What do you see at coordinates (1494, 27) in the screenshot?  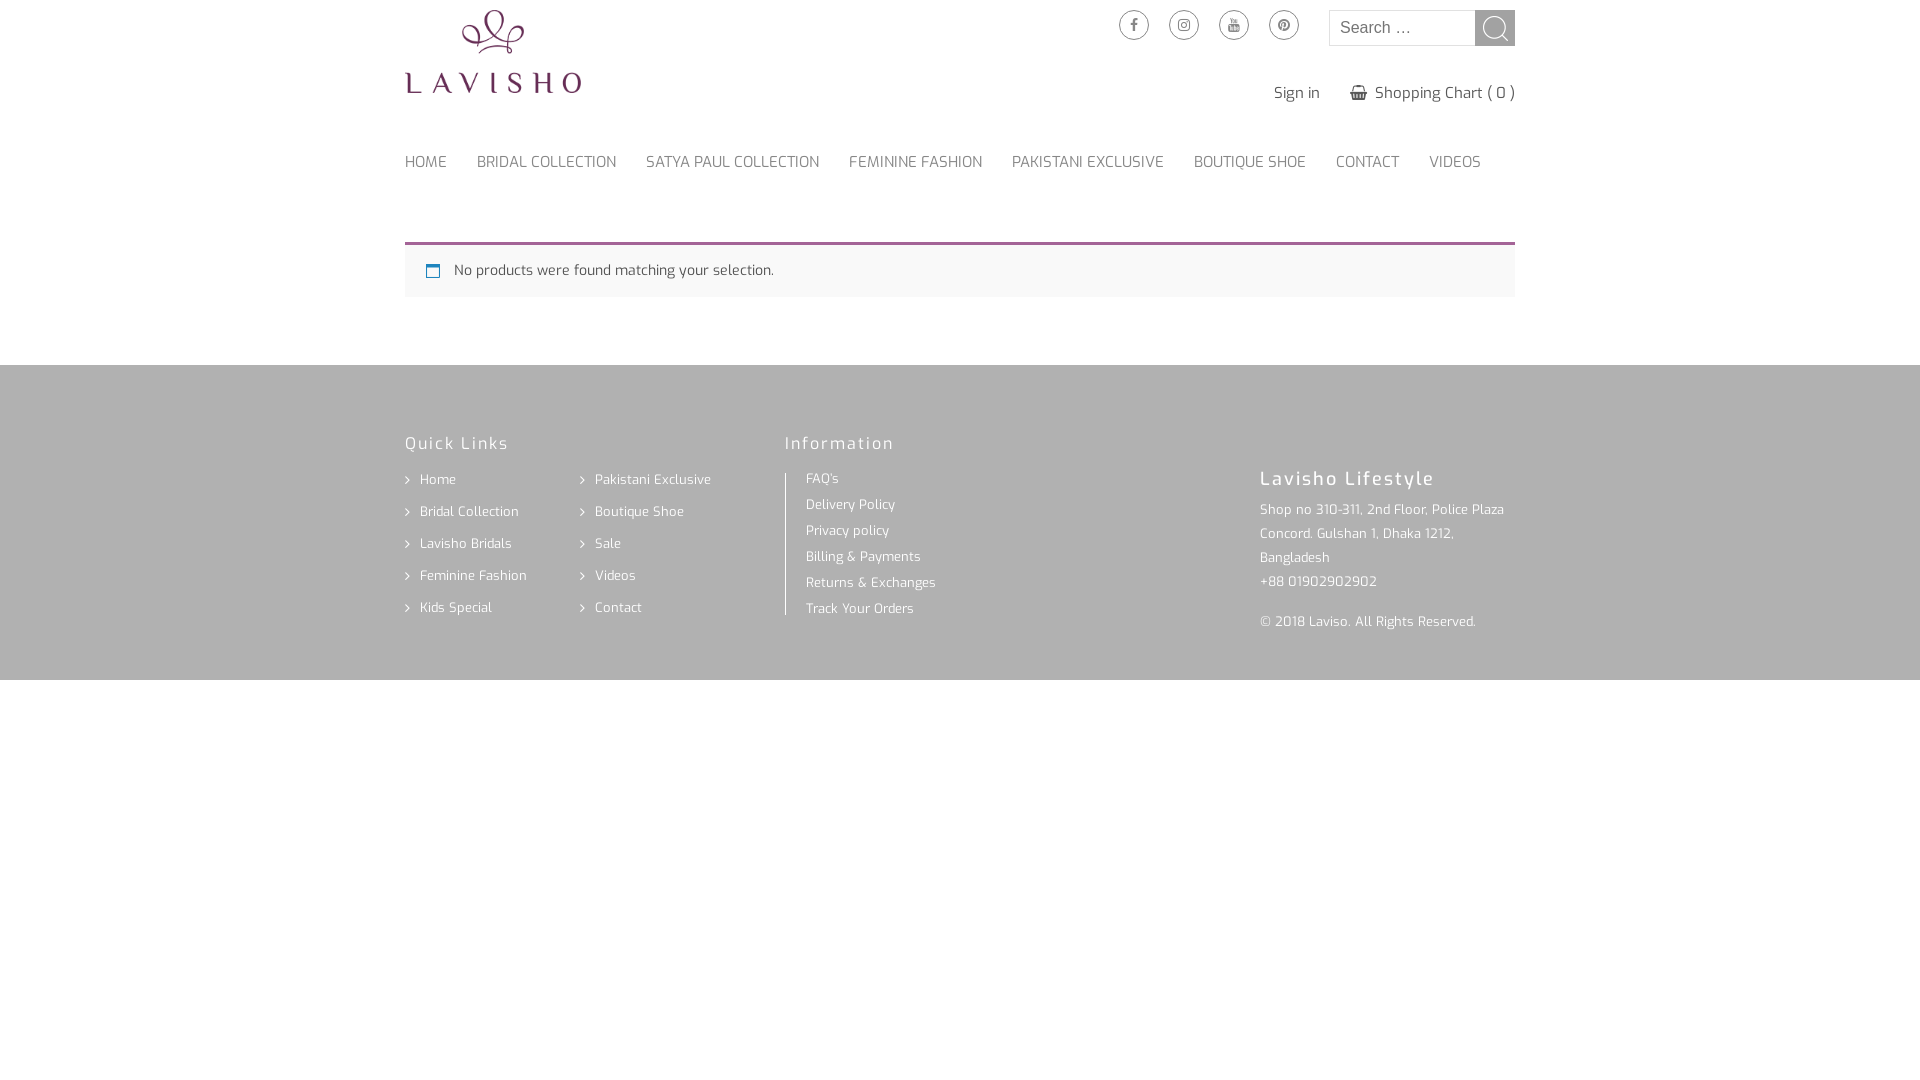 I see `'Search'` at bounding box center [1494, 27].